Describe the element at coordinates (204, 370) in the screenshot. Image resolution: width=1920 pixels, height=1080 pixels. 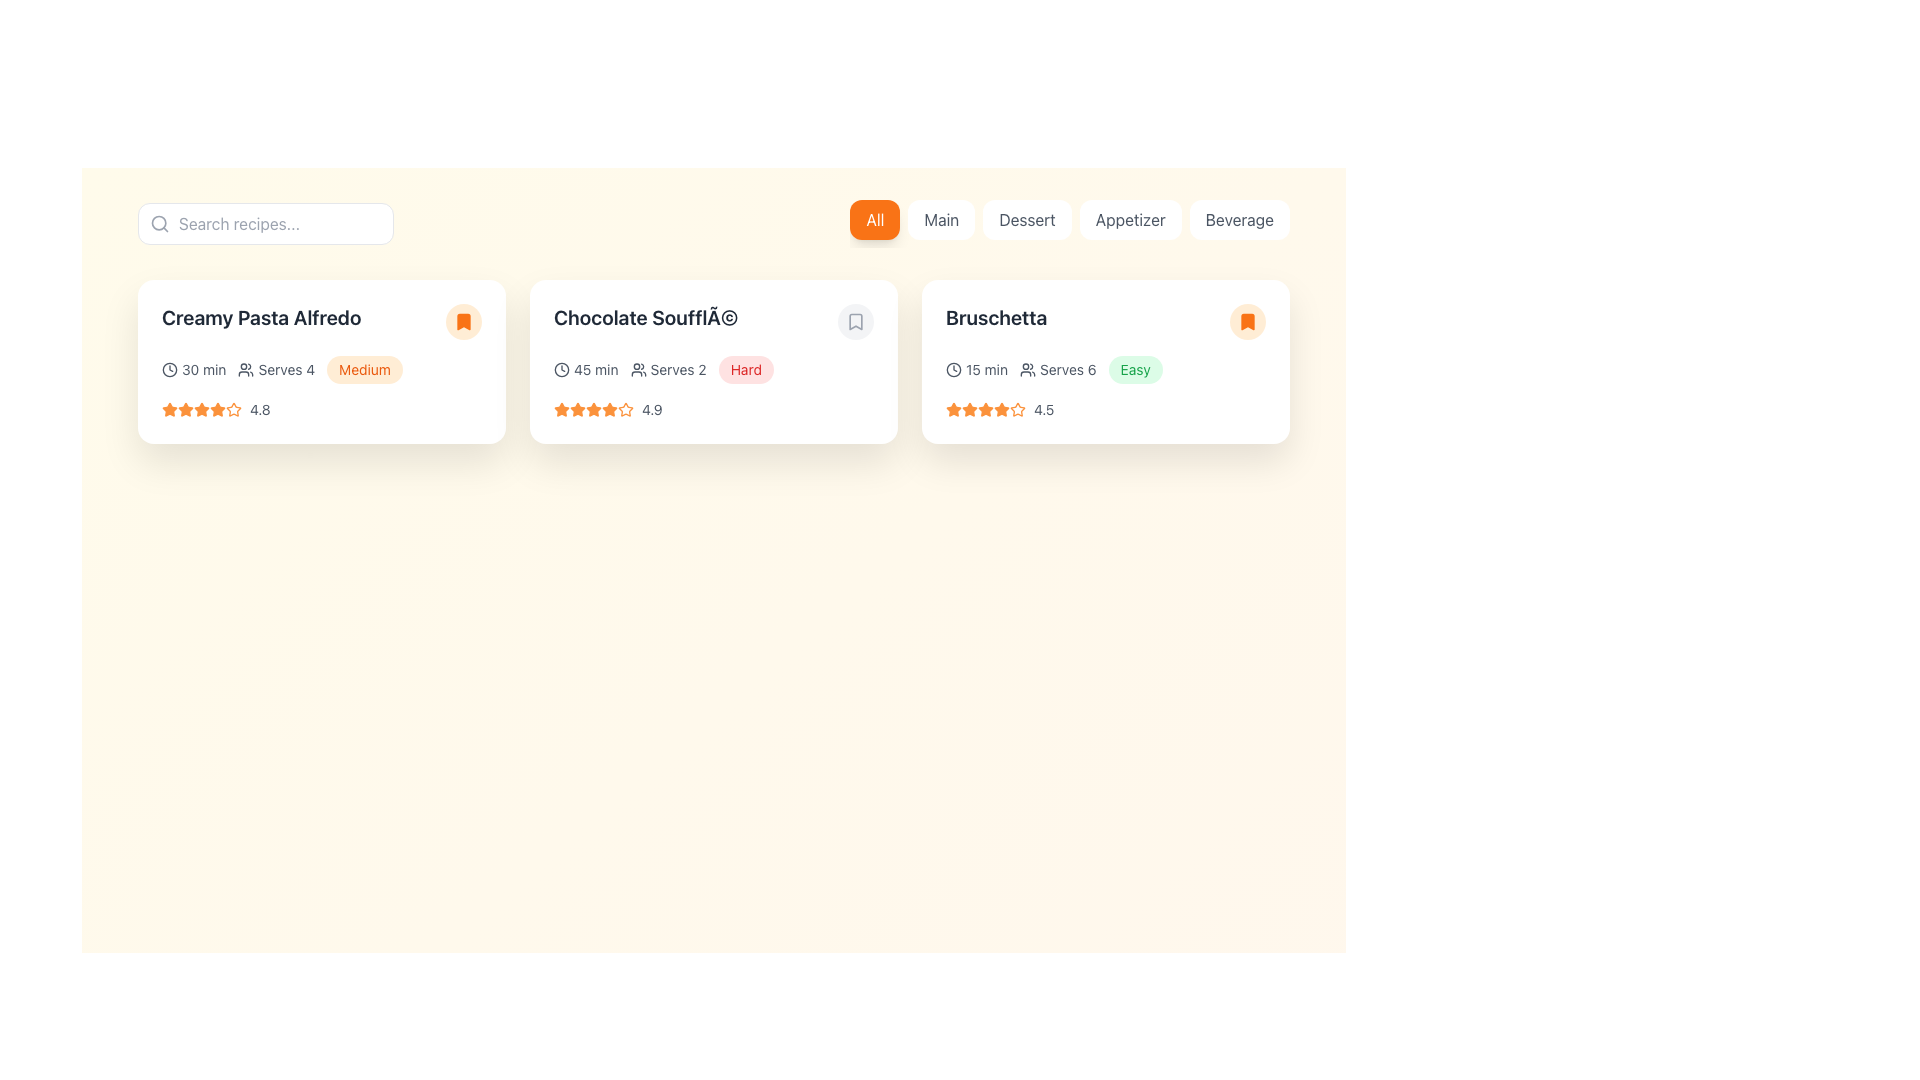
I see `'30 min' text label element, which is styled in gray and positioned next to a clock icon, located in the top-left part of a card in a grid layout` at that location.